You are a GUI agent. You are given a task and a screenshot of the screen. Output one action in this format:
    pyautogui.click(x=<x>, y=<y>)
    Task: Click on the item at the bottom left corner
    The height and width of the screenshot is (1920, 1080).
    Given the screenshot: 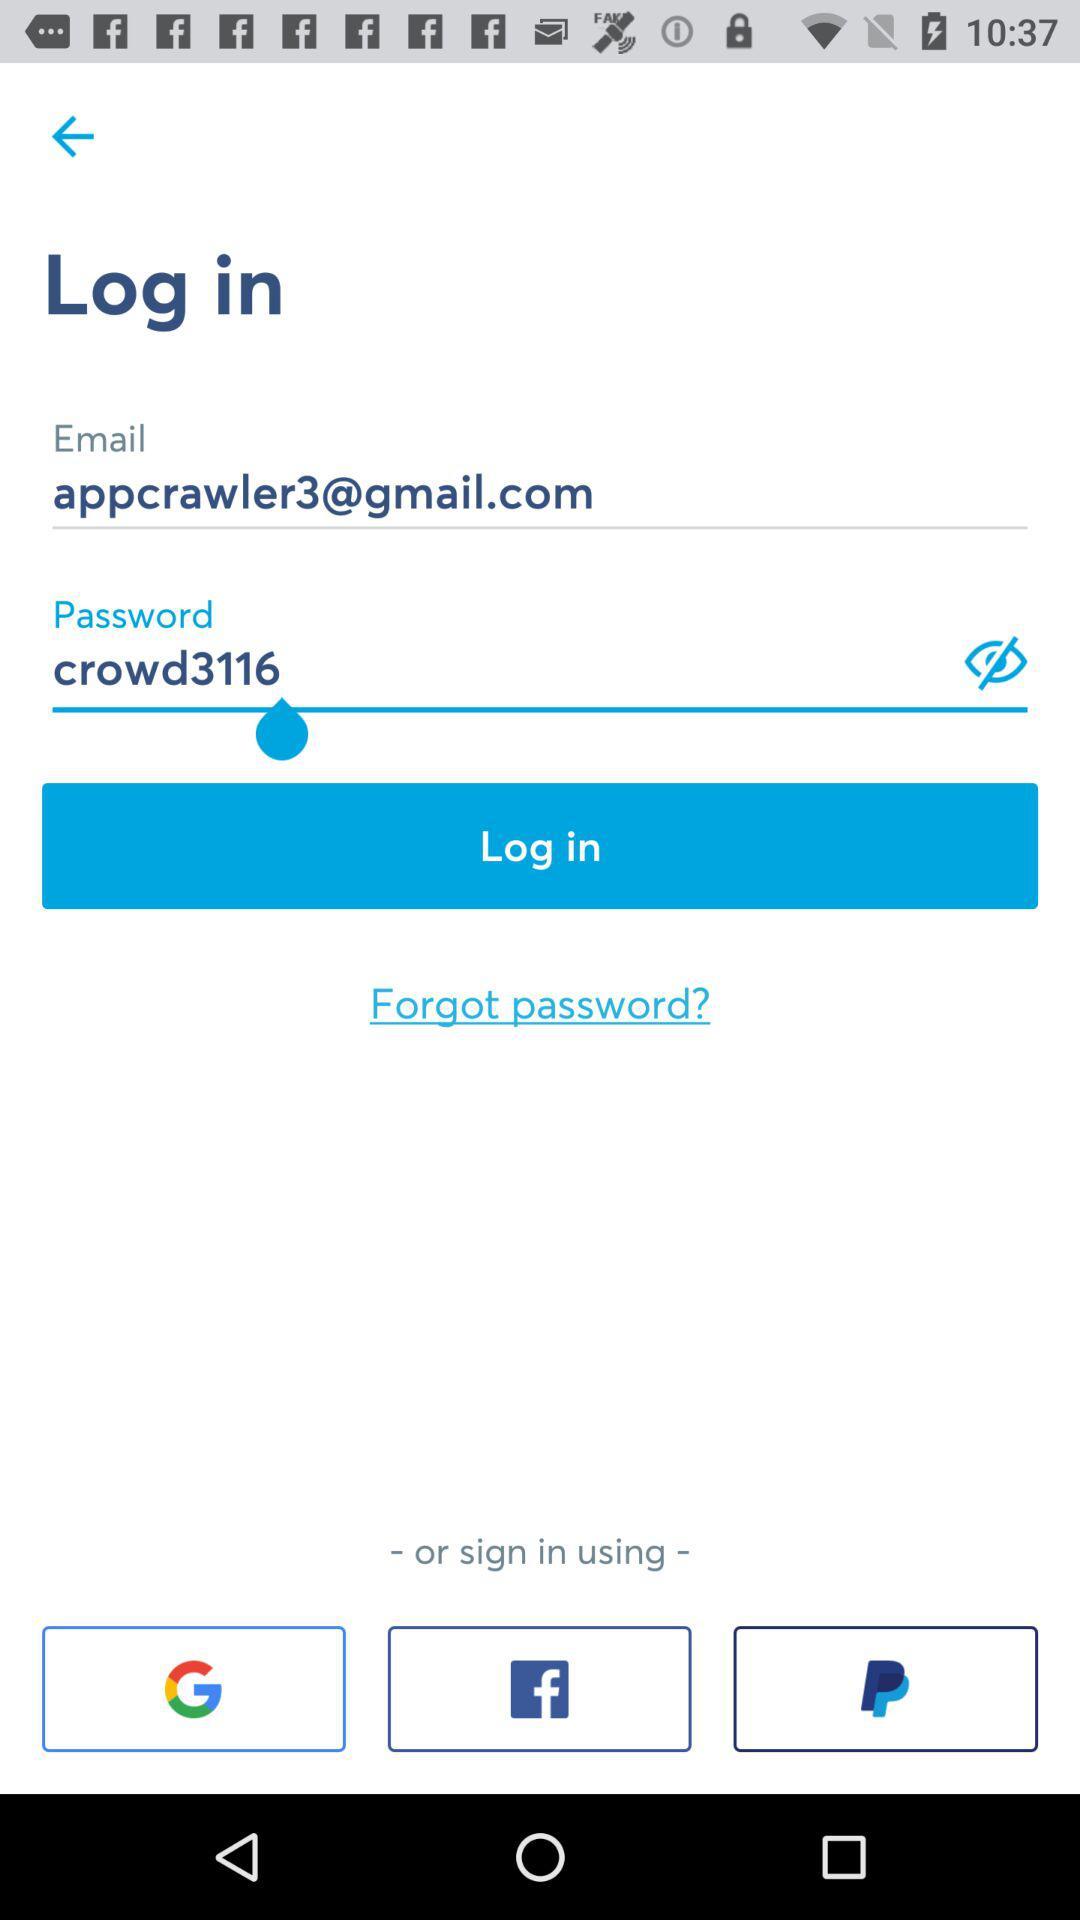 What is the action you would take?
    pyautogui.click(x=193, y=1688)
    